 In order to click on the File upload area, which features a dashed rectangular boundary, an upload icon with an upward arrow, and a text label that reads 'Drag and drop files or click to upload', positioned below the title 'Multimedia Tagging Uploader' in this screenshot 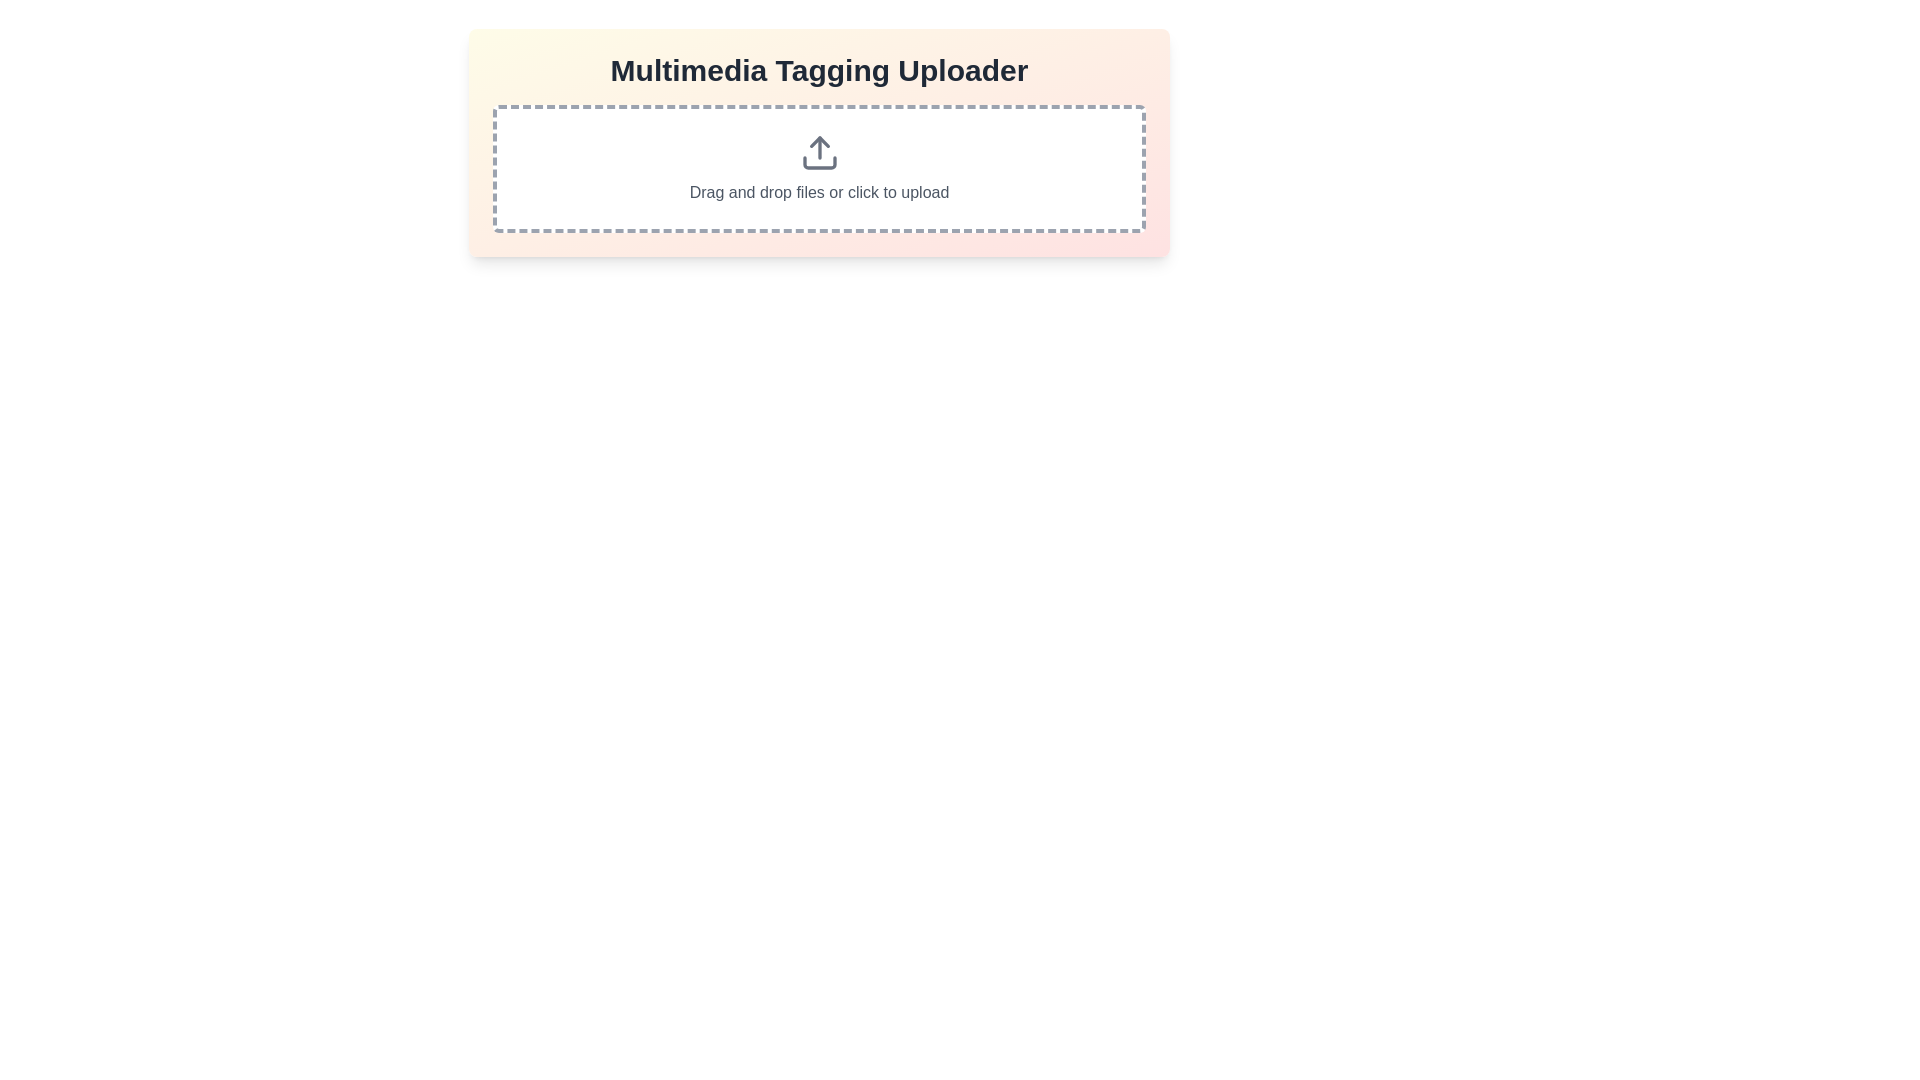, I will do `click(819, 168)`.